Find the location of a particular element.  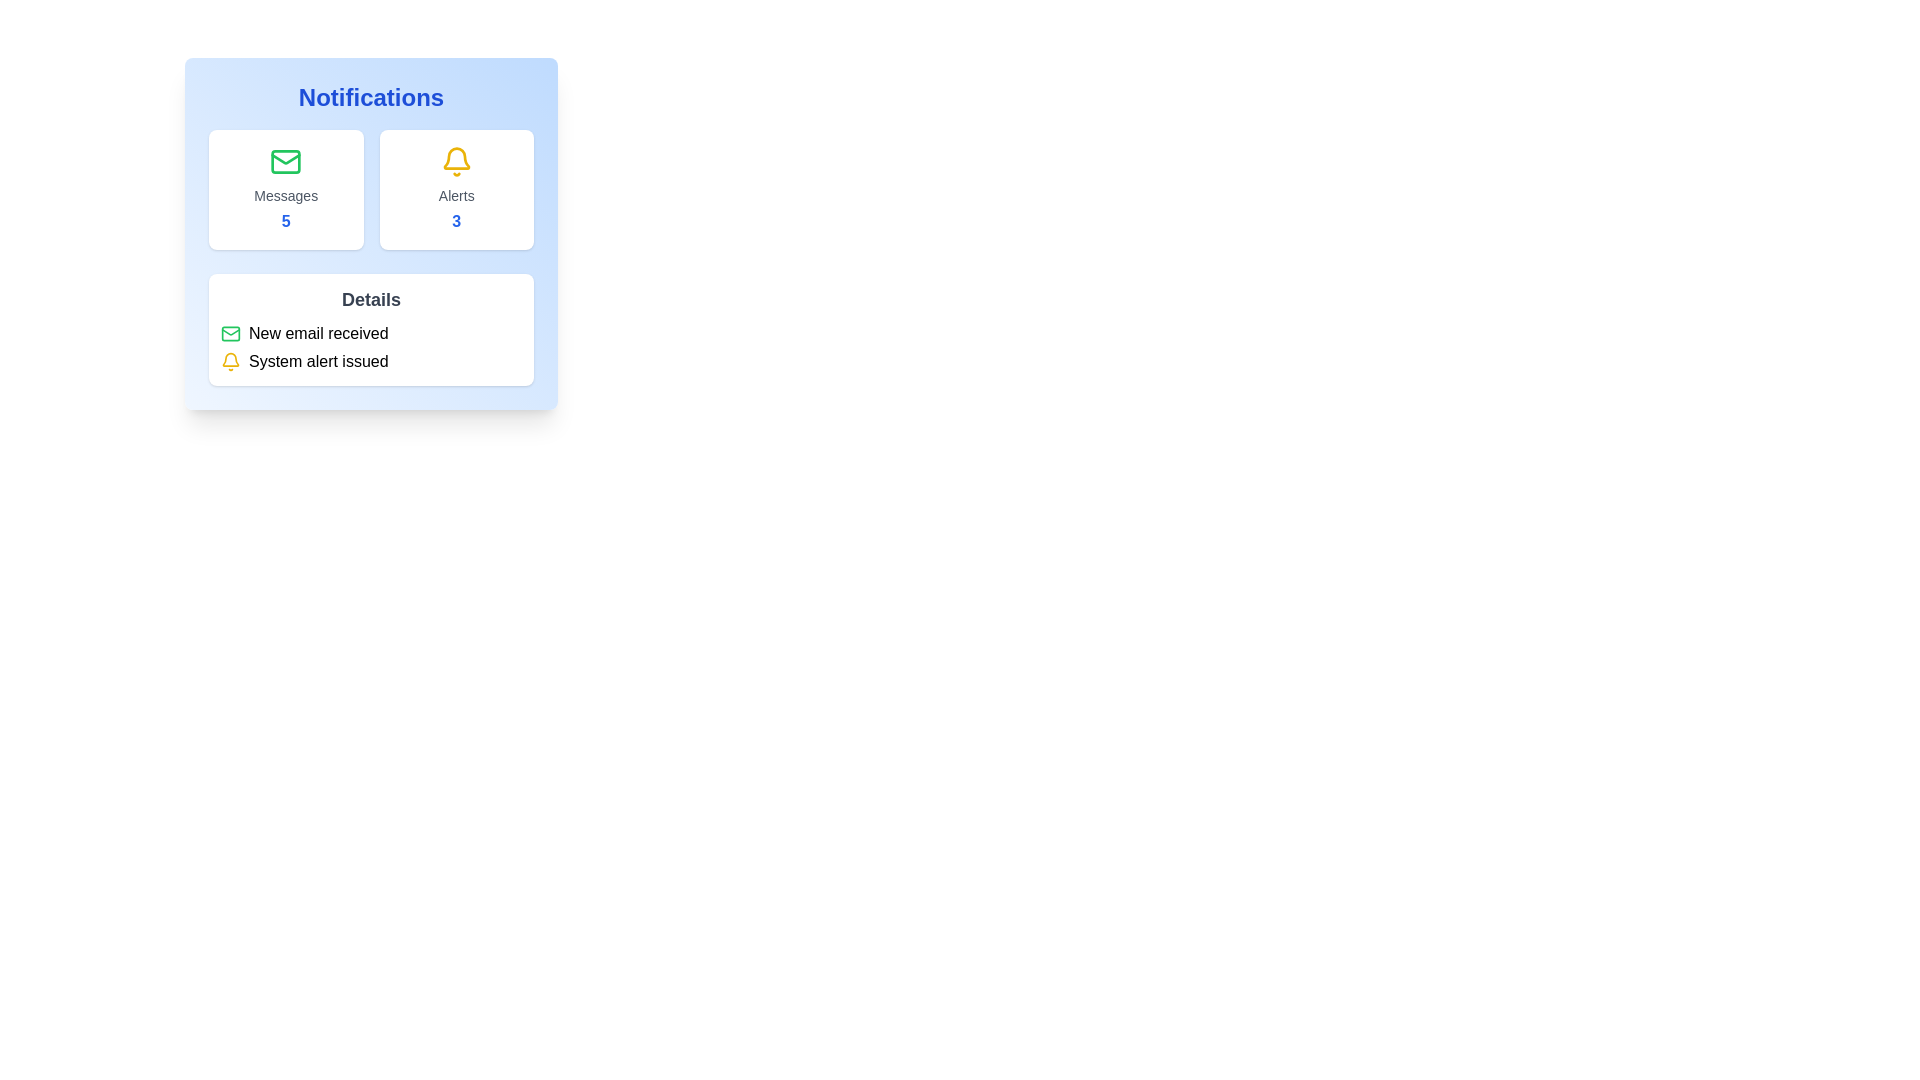

the Information display section that contains the title 'Details' and two rows of text with icons indicating 'New email received' and 'System alert issued' is located at coordinates (371, 329).